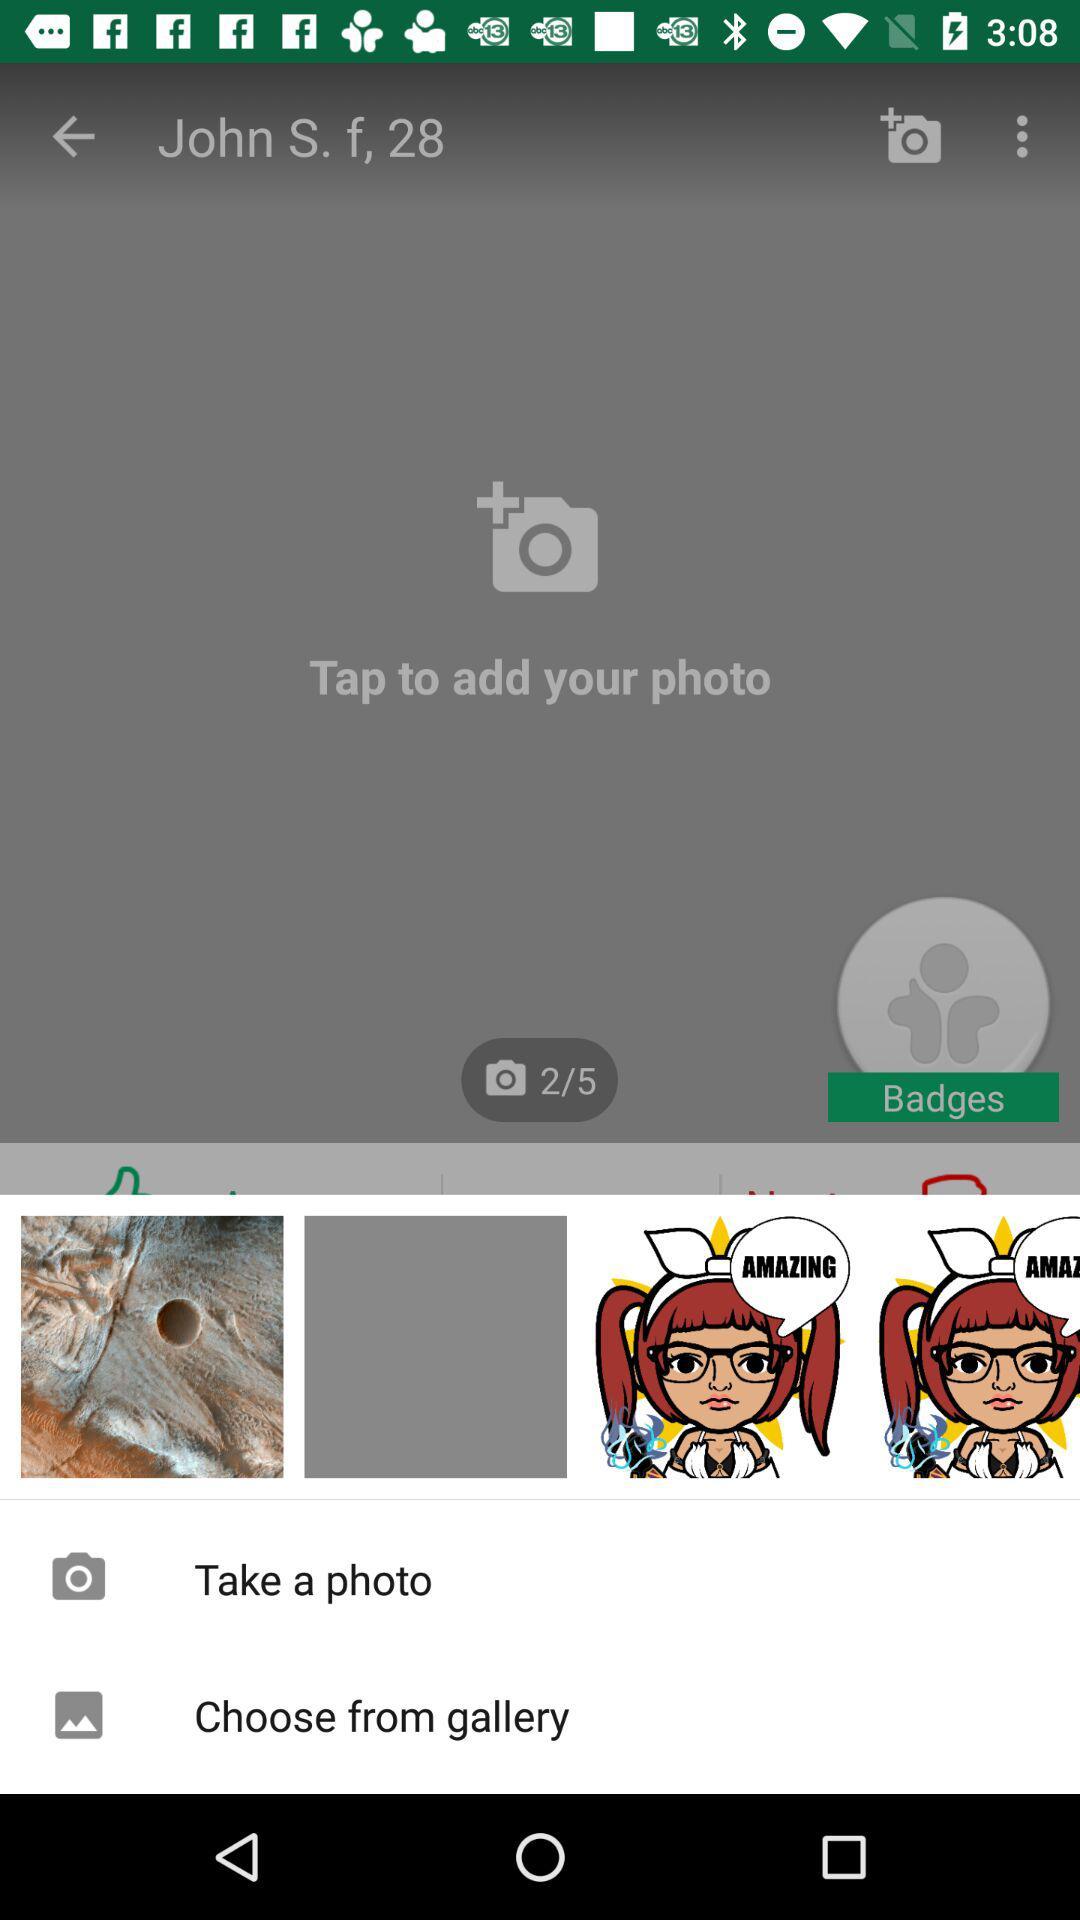  Describe the element at coordinates (434, 1347) in the screenshot. I see `come back` at that location.